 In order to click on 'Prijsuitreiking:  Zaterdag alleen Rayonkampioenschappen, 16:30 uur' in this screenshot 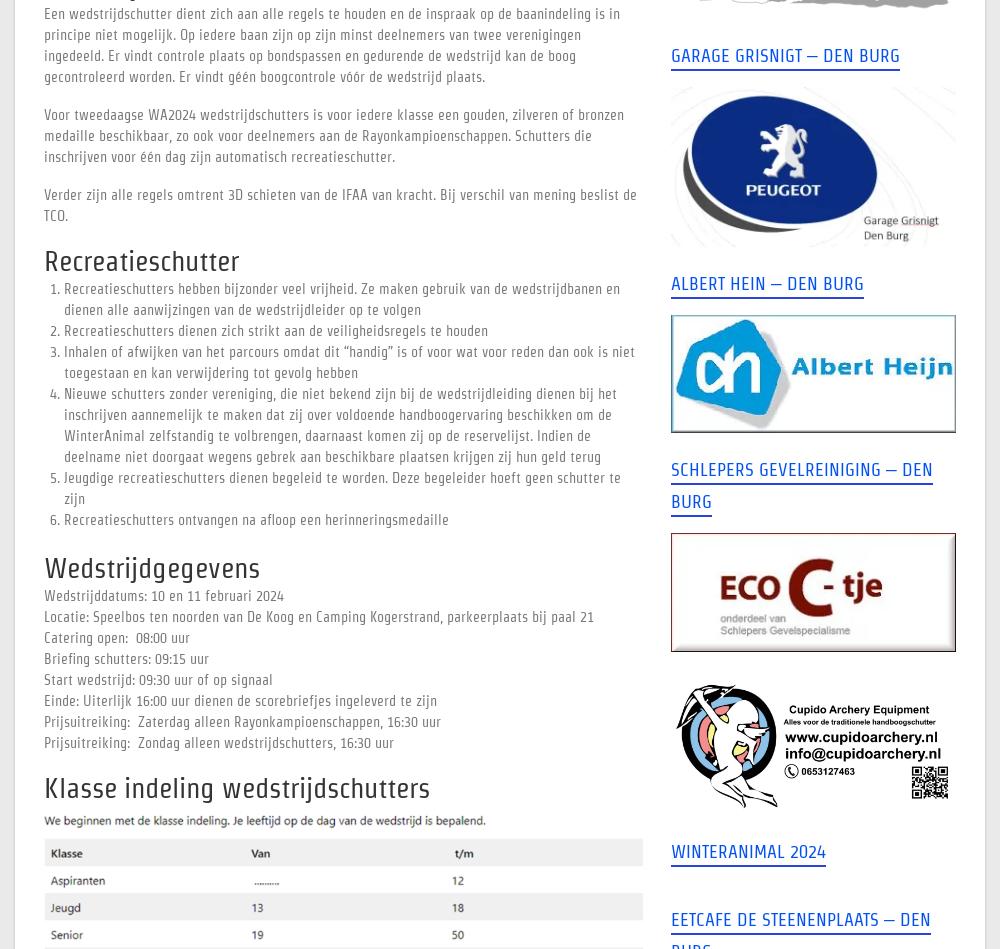, I will do `click(241, 721)`.